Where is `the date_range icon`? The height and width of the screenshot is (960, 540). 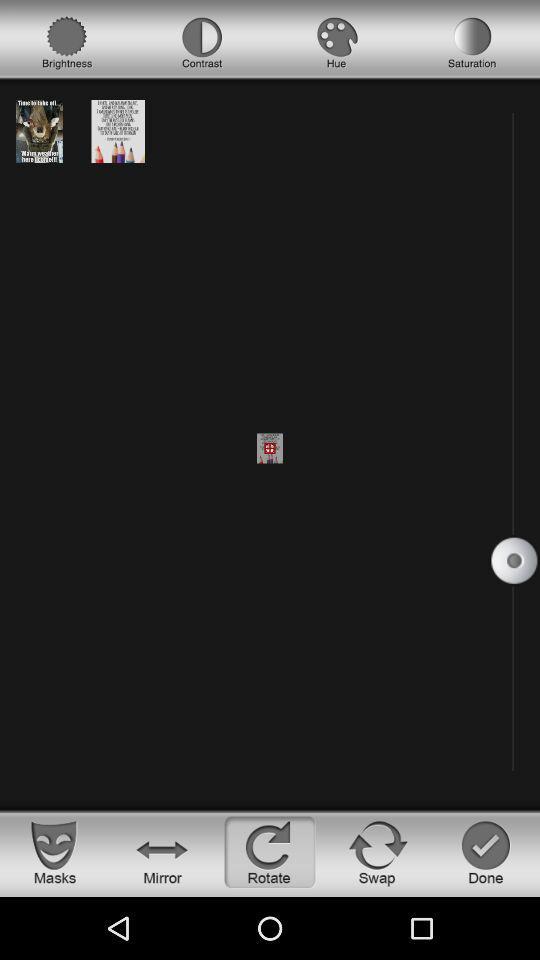 the date_range icon is located at coordinates (118, 130).